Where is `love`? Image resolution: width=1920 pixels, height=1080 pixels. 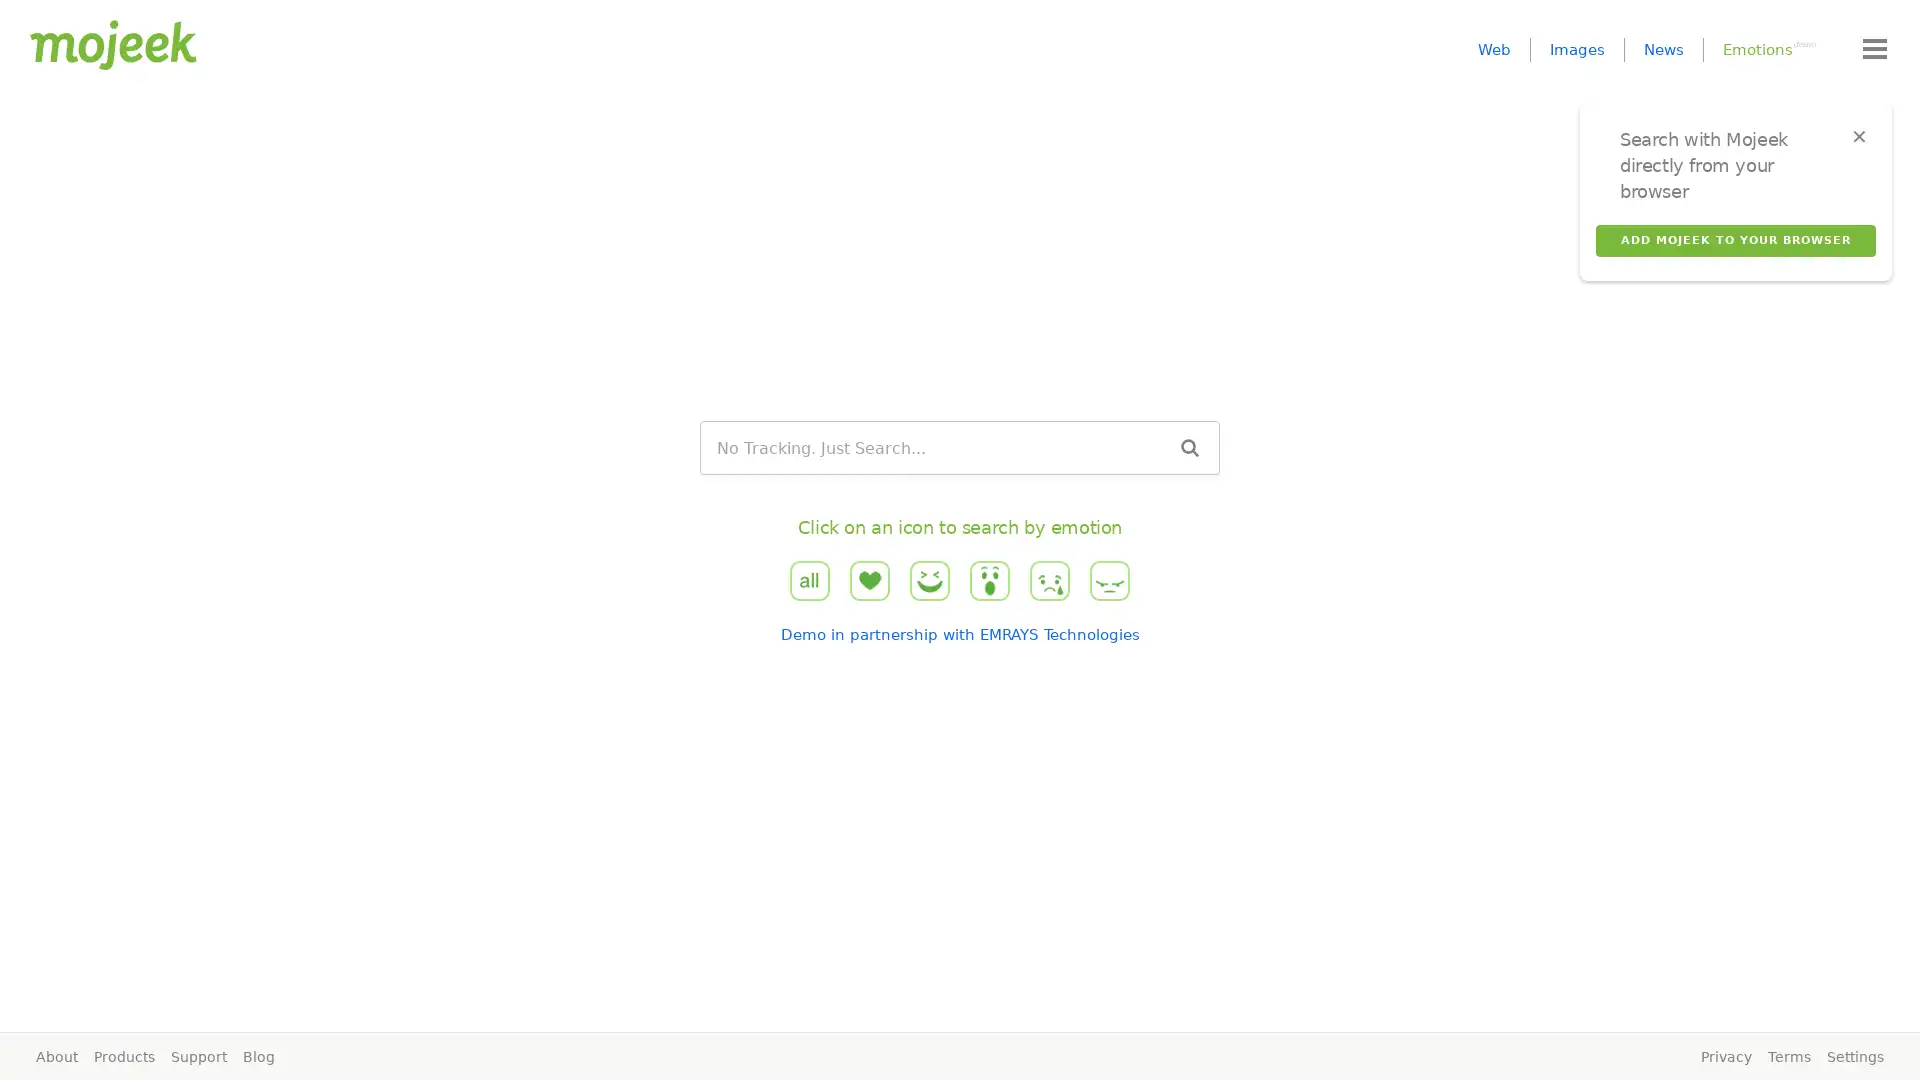 love is located at coordinates (869, 581).